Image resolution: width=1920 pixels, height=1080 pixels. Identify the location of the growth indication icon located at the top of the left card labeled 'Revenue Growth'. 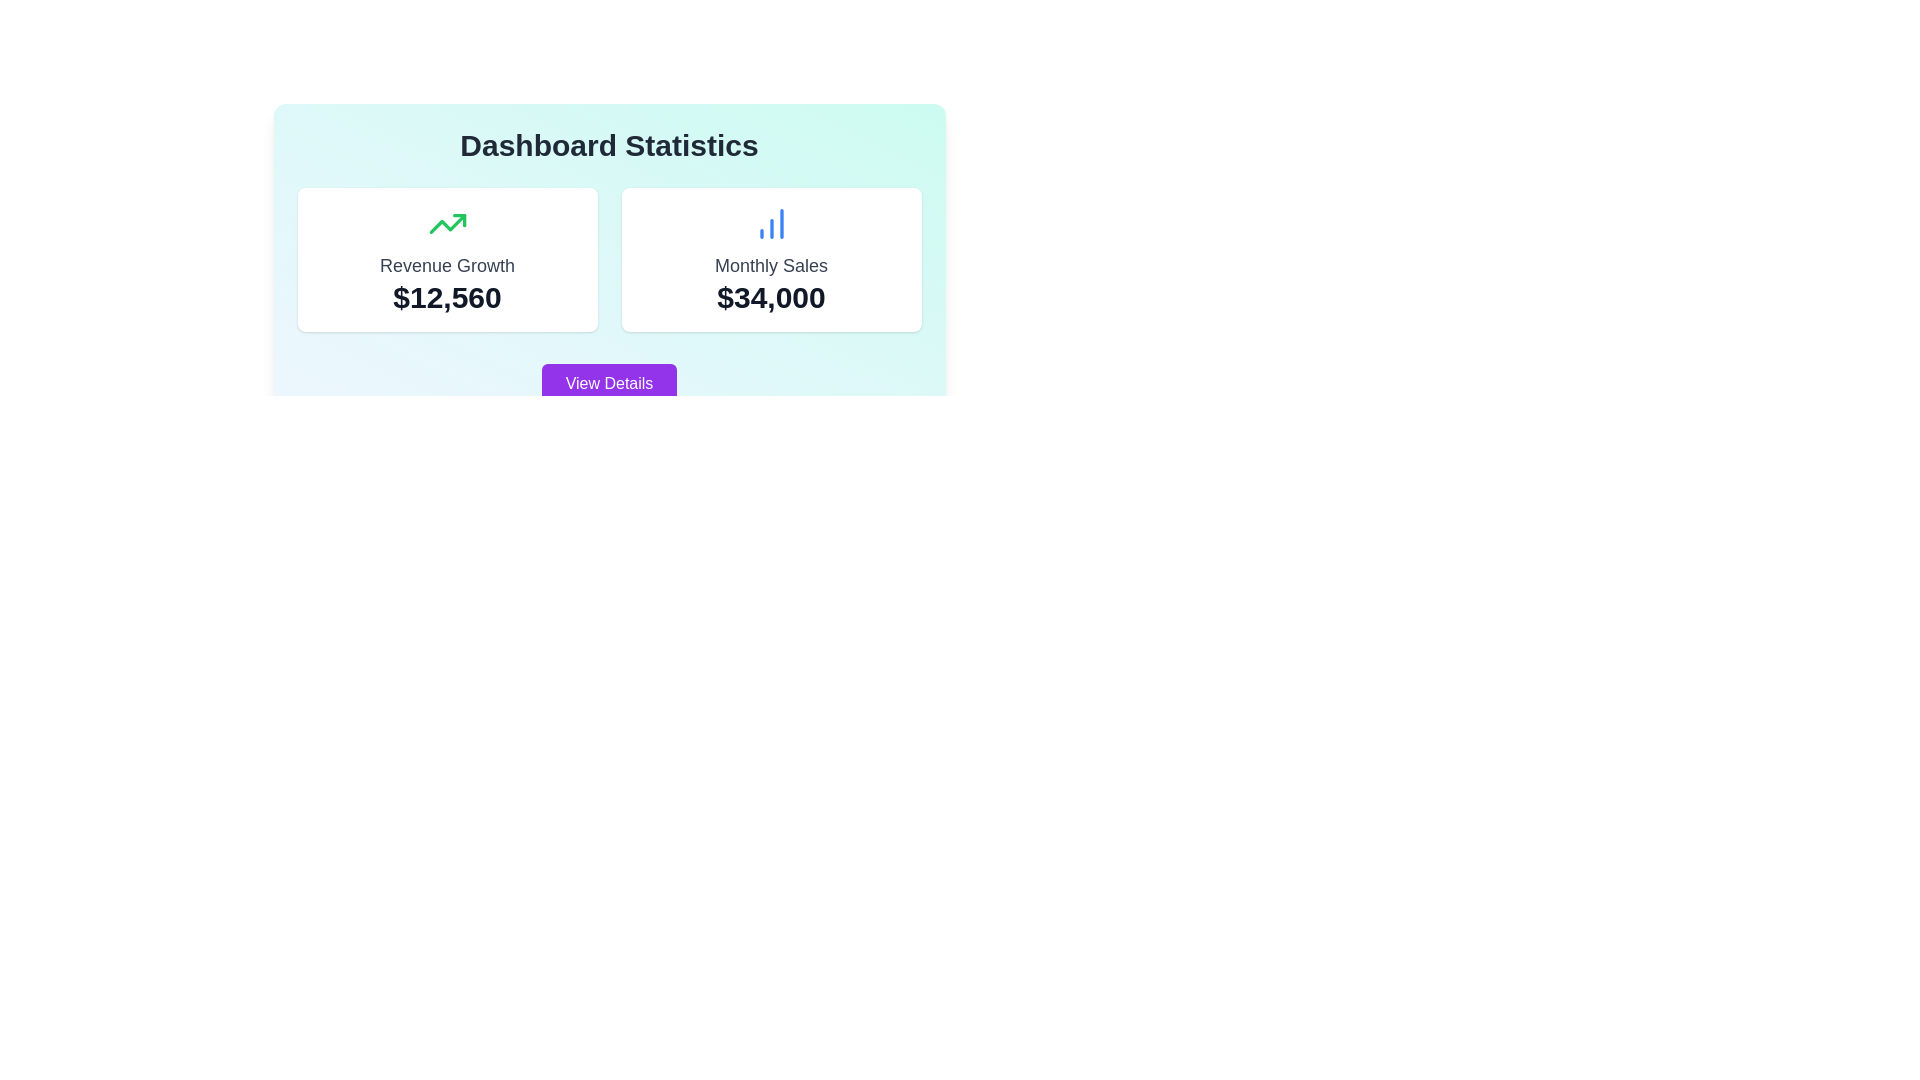
(446, 223).